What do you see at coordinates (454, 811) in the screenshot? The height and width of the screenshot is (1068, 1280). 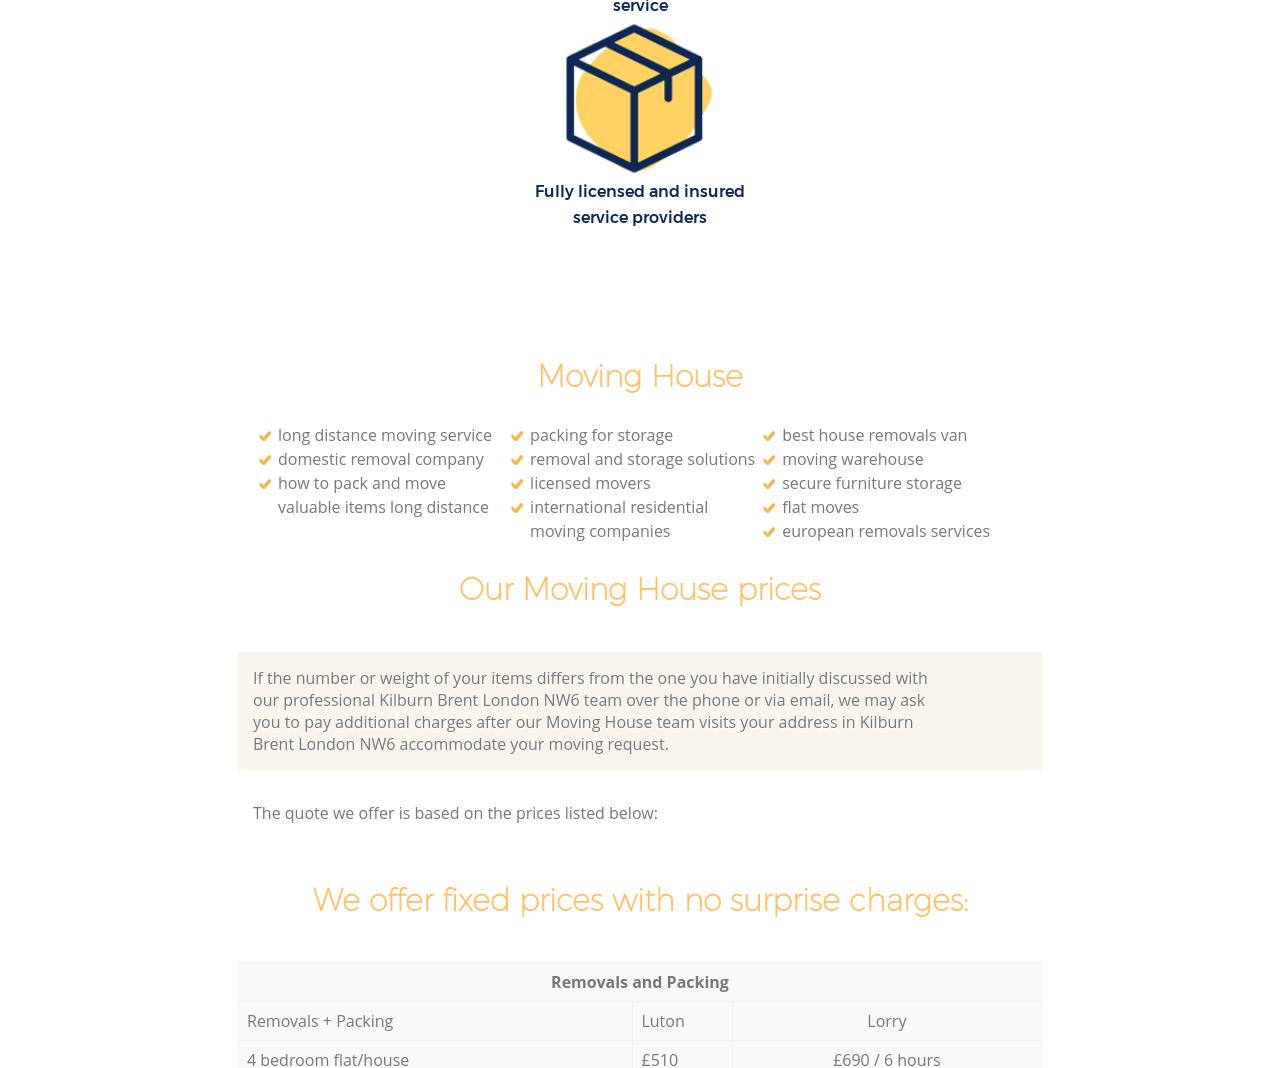 I see `'The quote we offer is based on the prices listed below:'` at bounding box center [454, 811].